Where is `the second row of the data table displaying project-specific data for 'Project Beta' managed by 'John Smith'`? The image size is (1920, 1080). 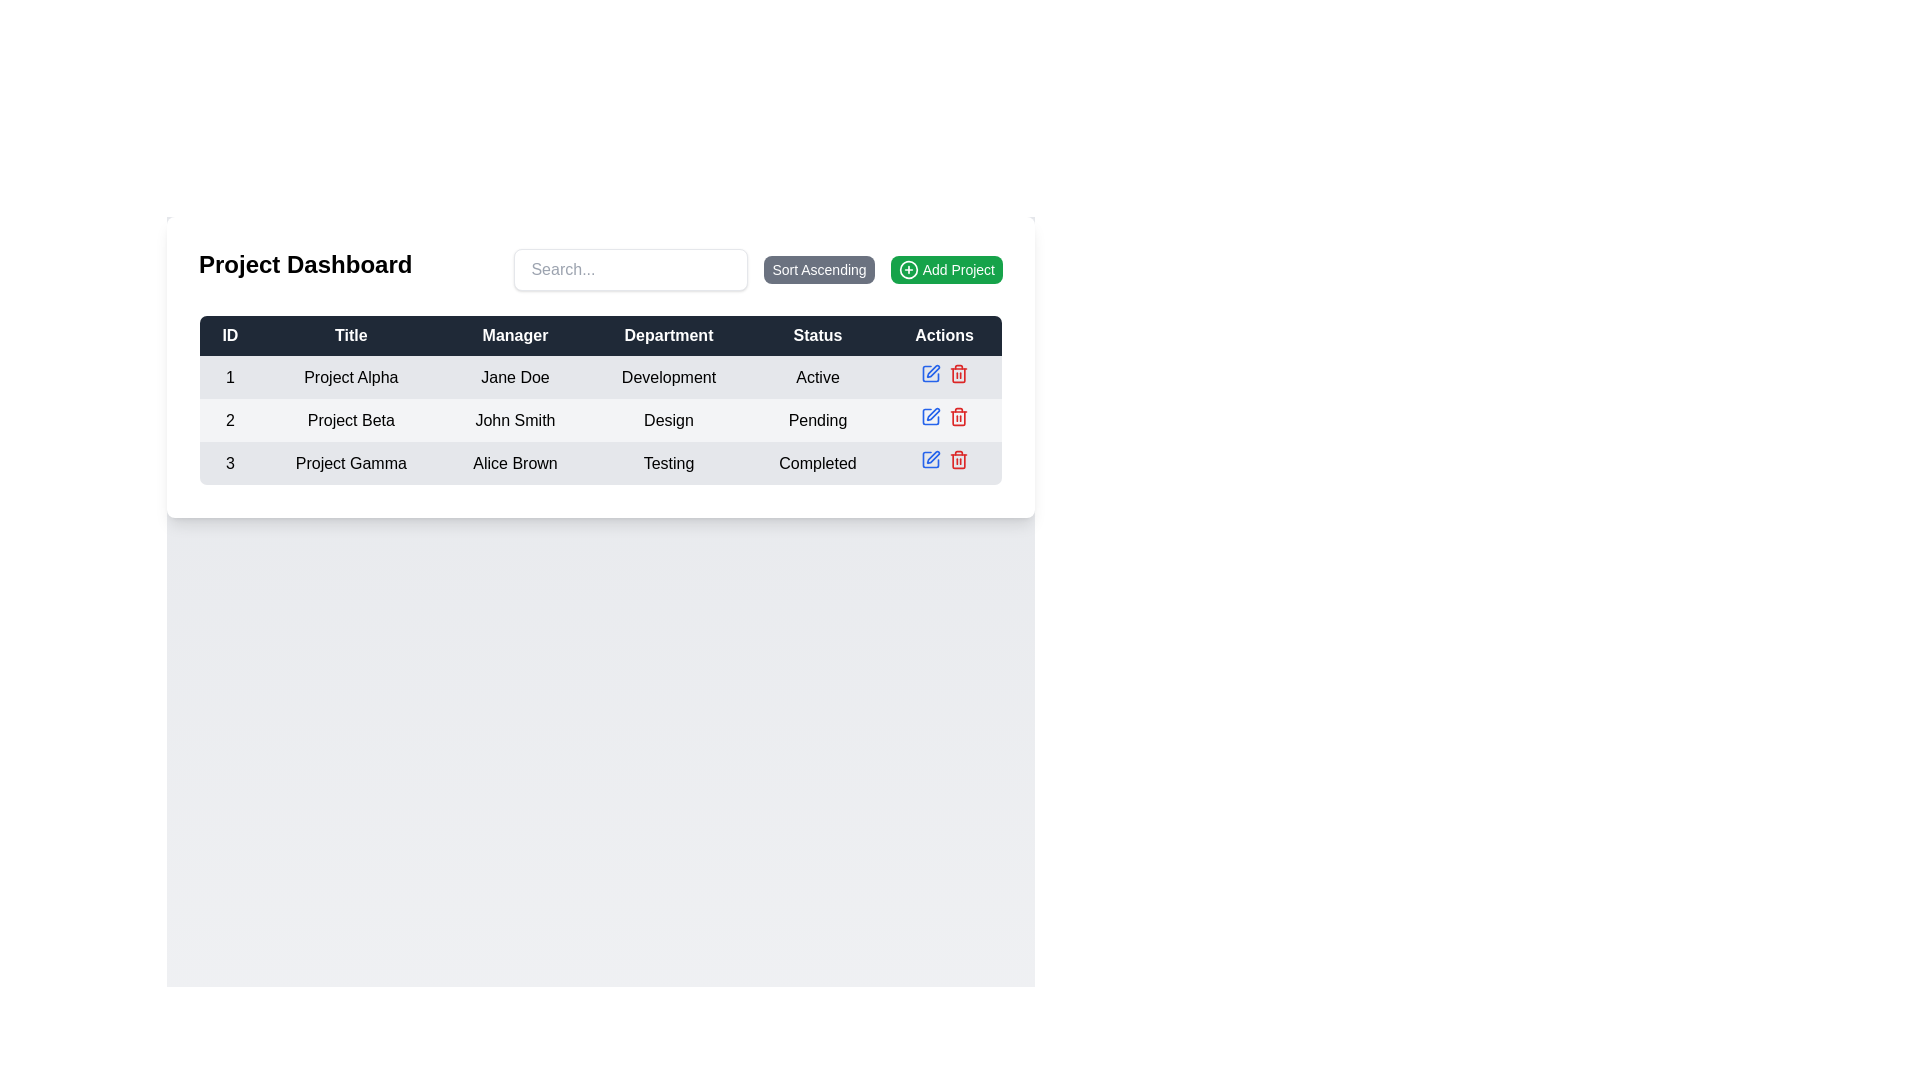 the second row of the data table displaying project-specific data for 'Project Beta' managed by 'John Smith' is located at coordinates (599, 419).